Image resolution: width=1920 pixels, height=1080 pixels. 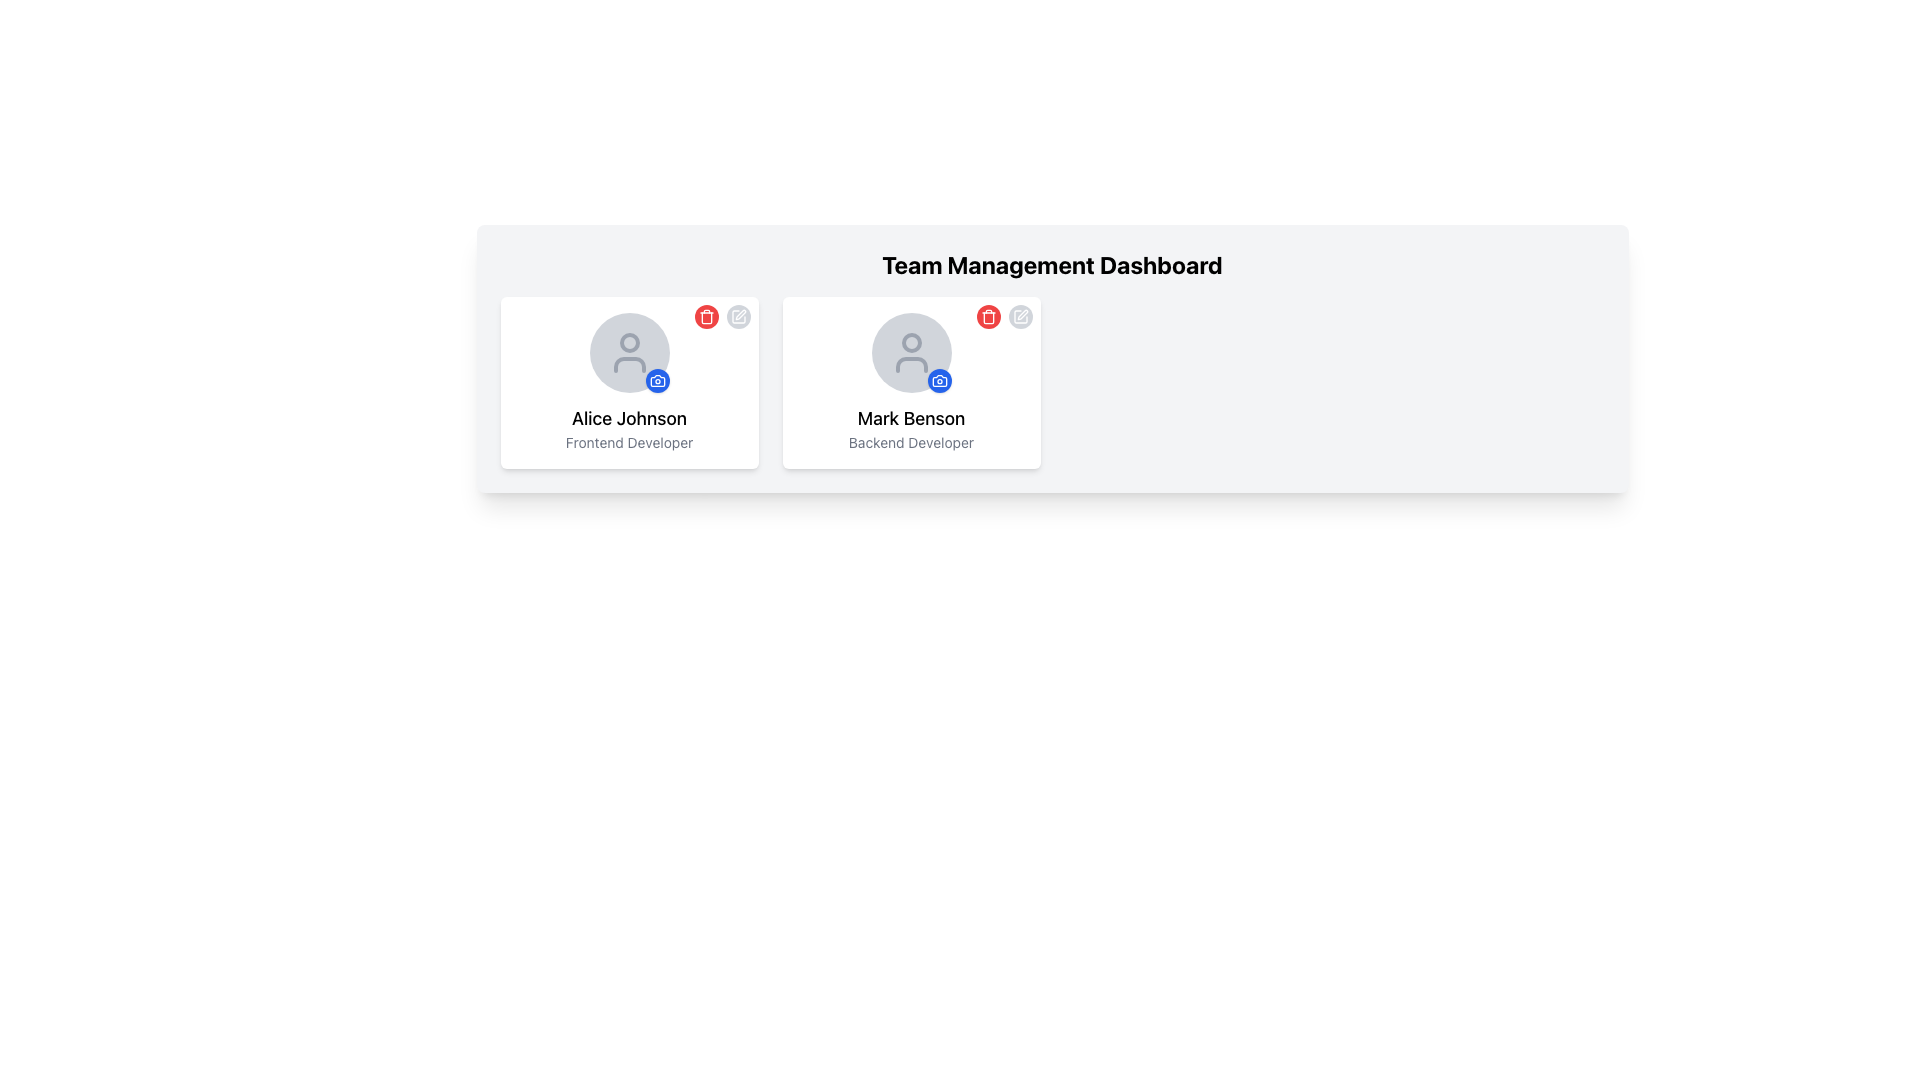 What do you see at coordinates (657, 381) in the screenshot?
I see `the button located in the bottom-right corner of Alice Johnson's circular avatar image for keyboard interactions` at bounding box center [657, 381].